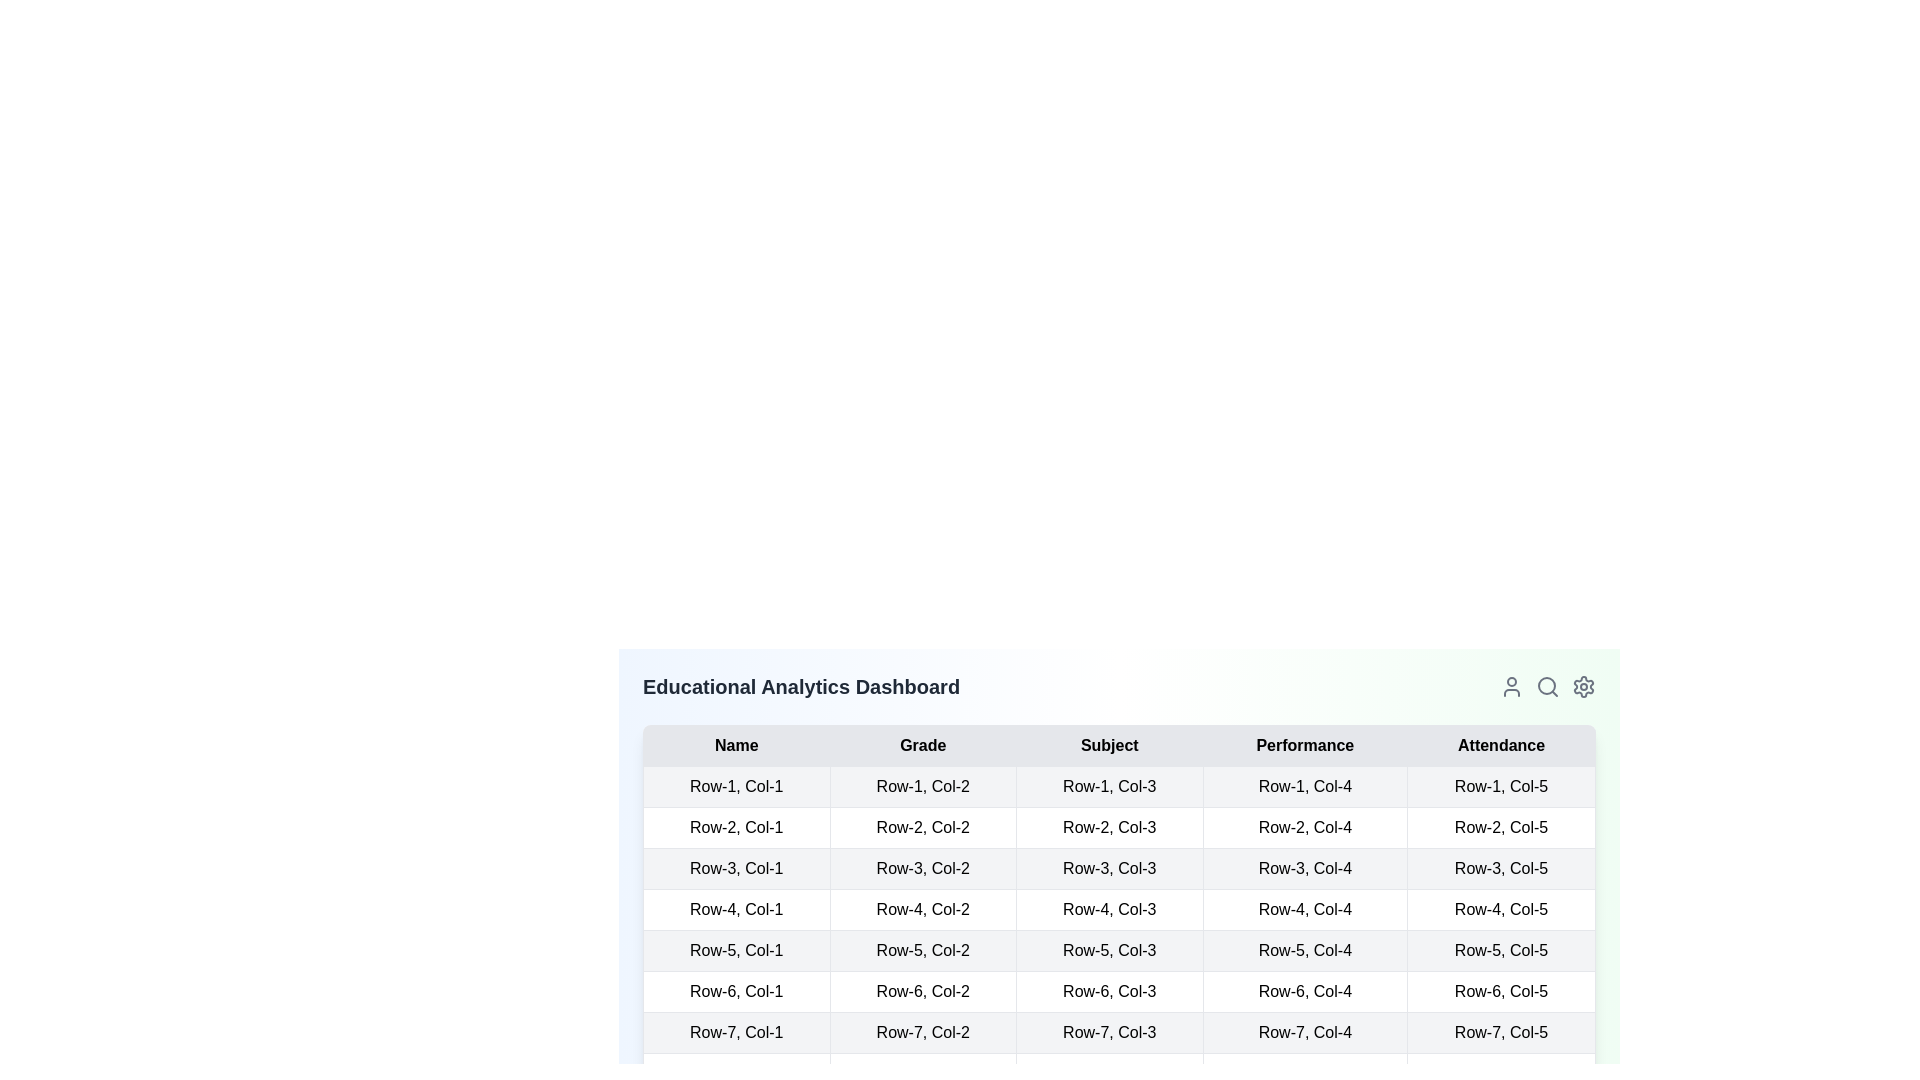 The image size is (1920, 1080). I want to click on the column header Performance to sort the table by that column, so click(1305, 745).